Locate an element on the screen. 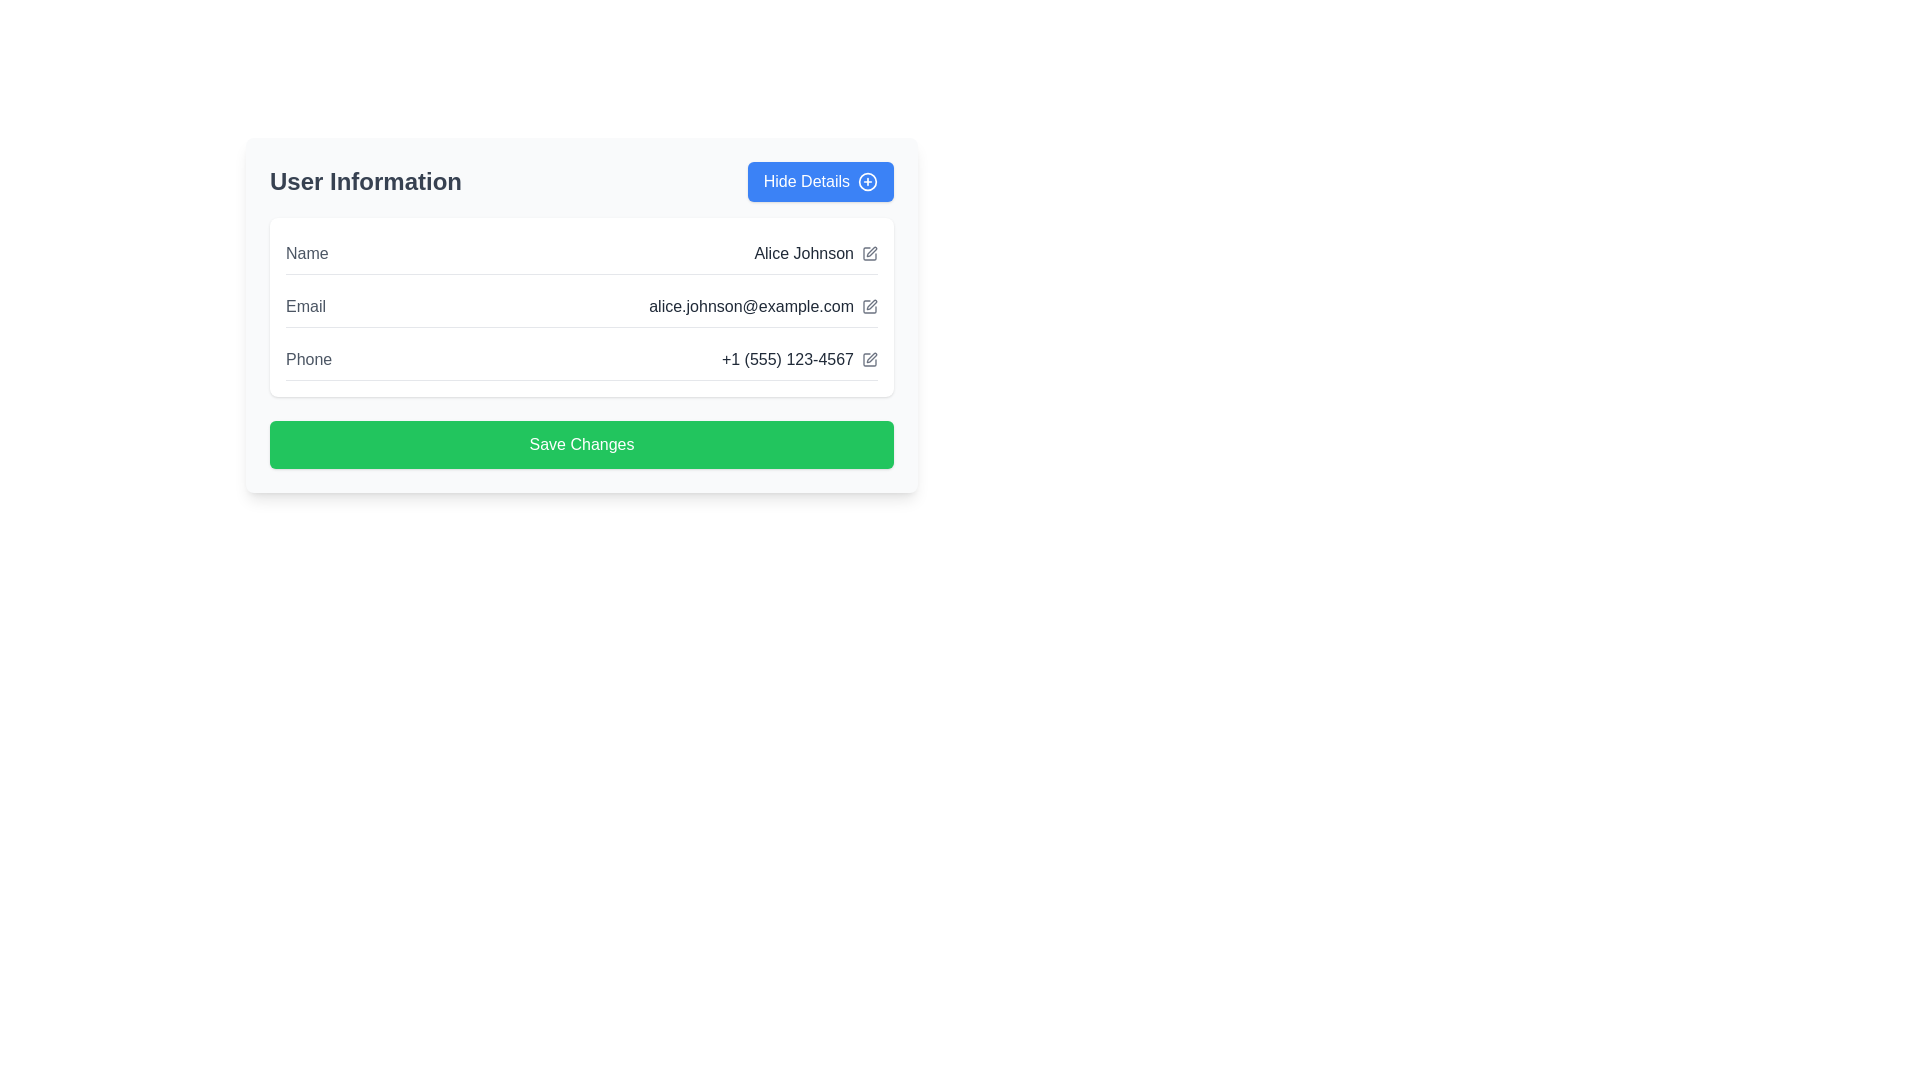 The height and width of the screenshot is (1080, 1920). the edit button located to the far right of the phone number '+1 (555) 123-4567' to initiate editing the phone number is located at coordinates (869, 358).